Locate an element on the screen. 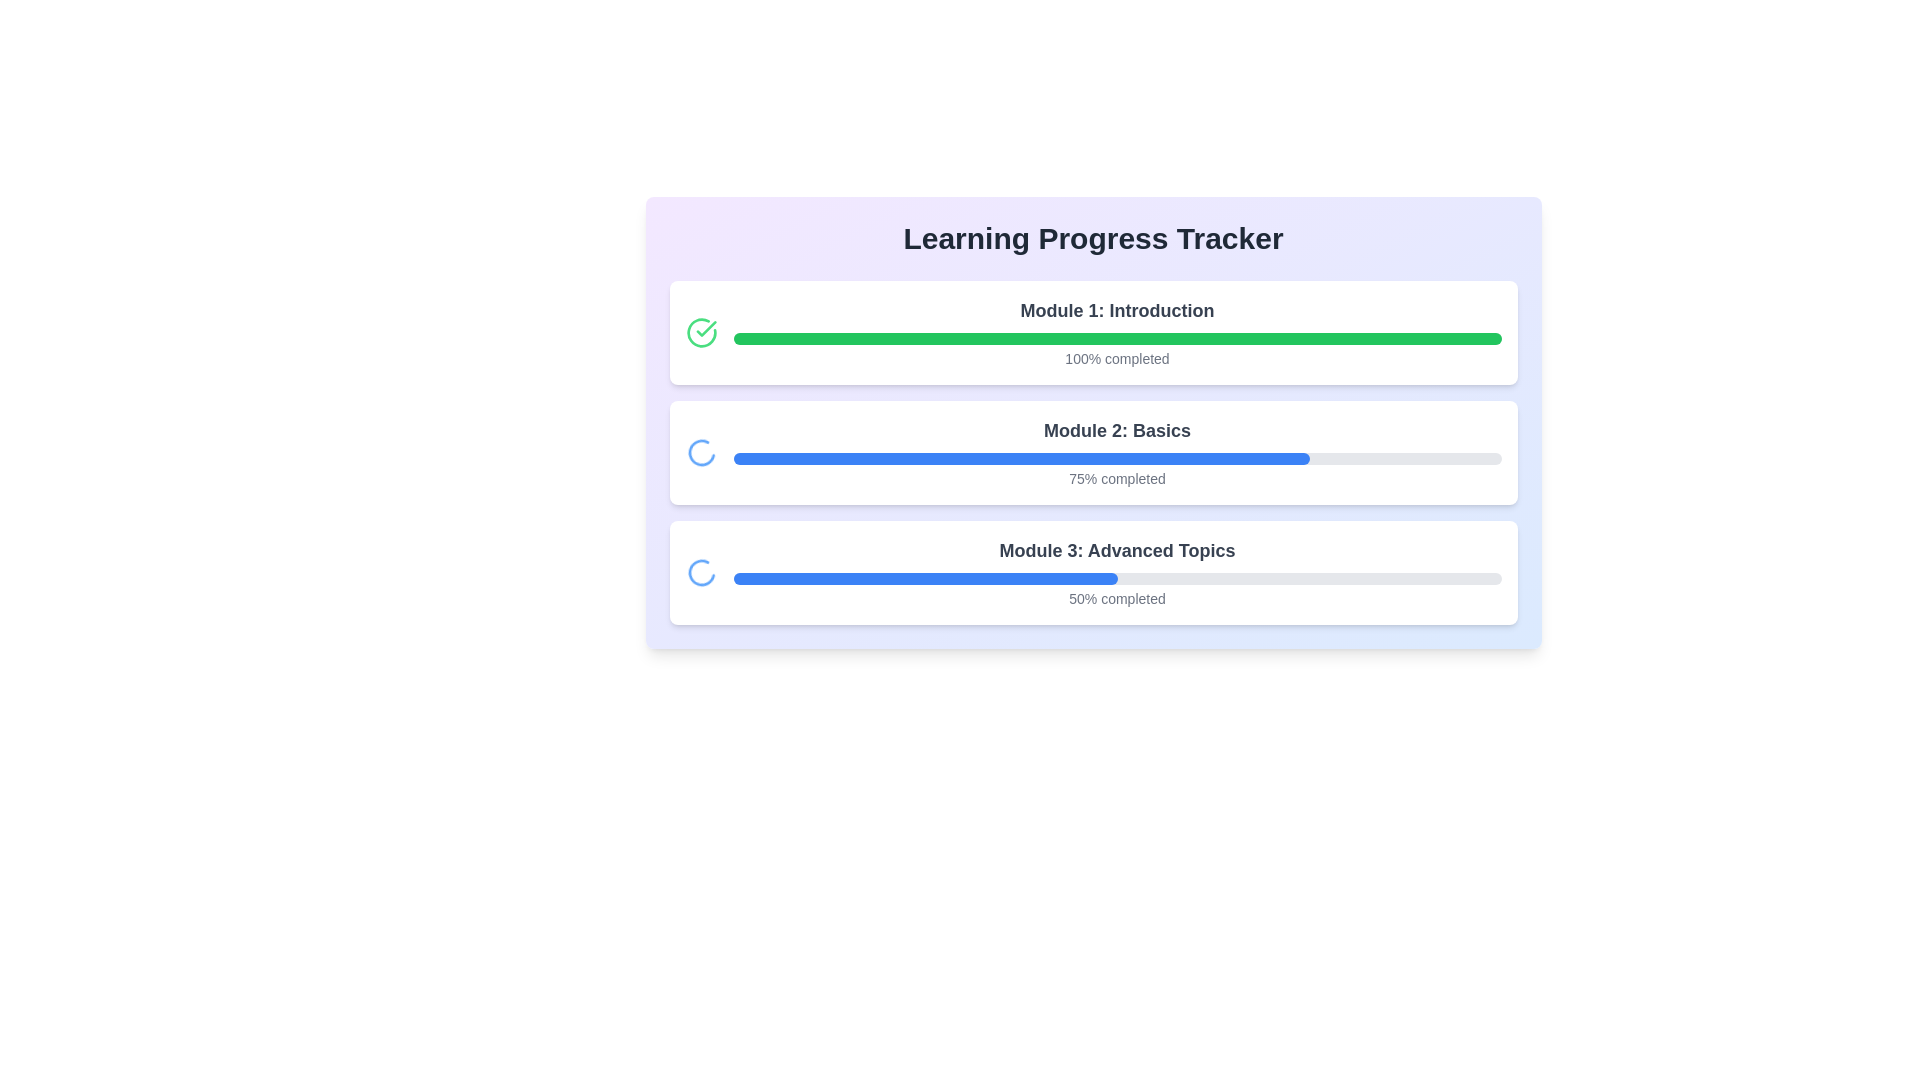  text label displaying '75% completed' located below the blue progress bar in the module progress tracker is located at coordinates (1116, 478).